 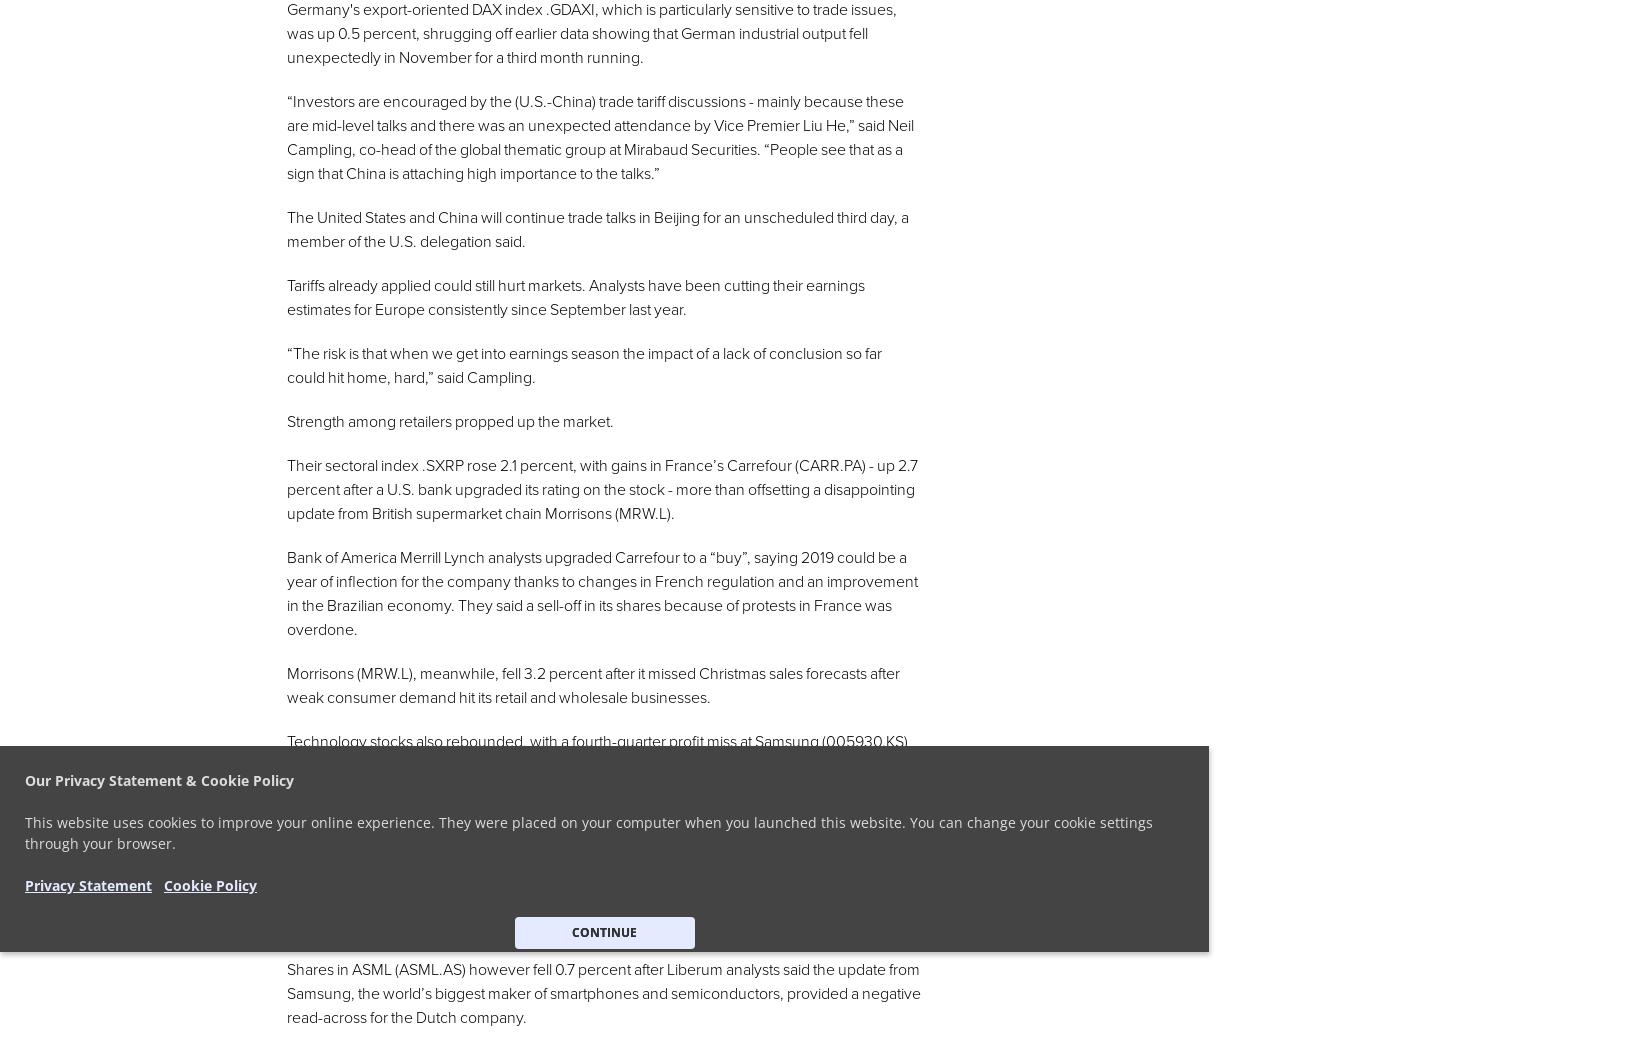 I want to click on 'The tech index .SX8P was up 1.2 percent with chipmaker AMS (AMS.S) jumping 10.8 percent.', so click(x=287, y=833).